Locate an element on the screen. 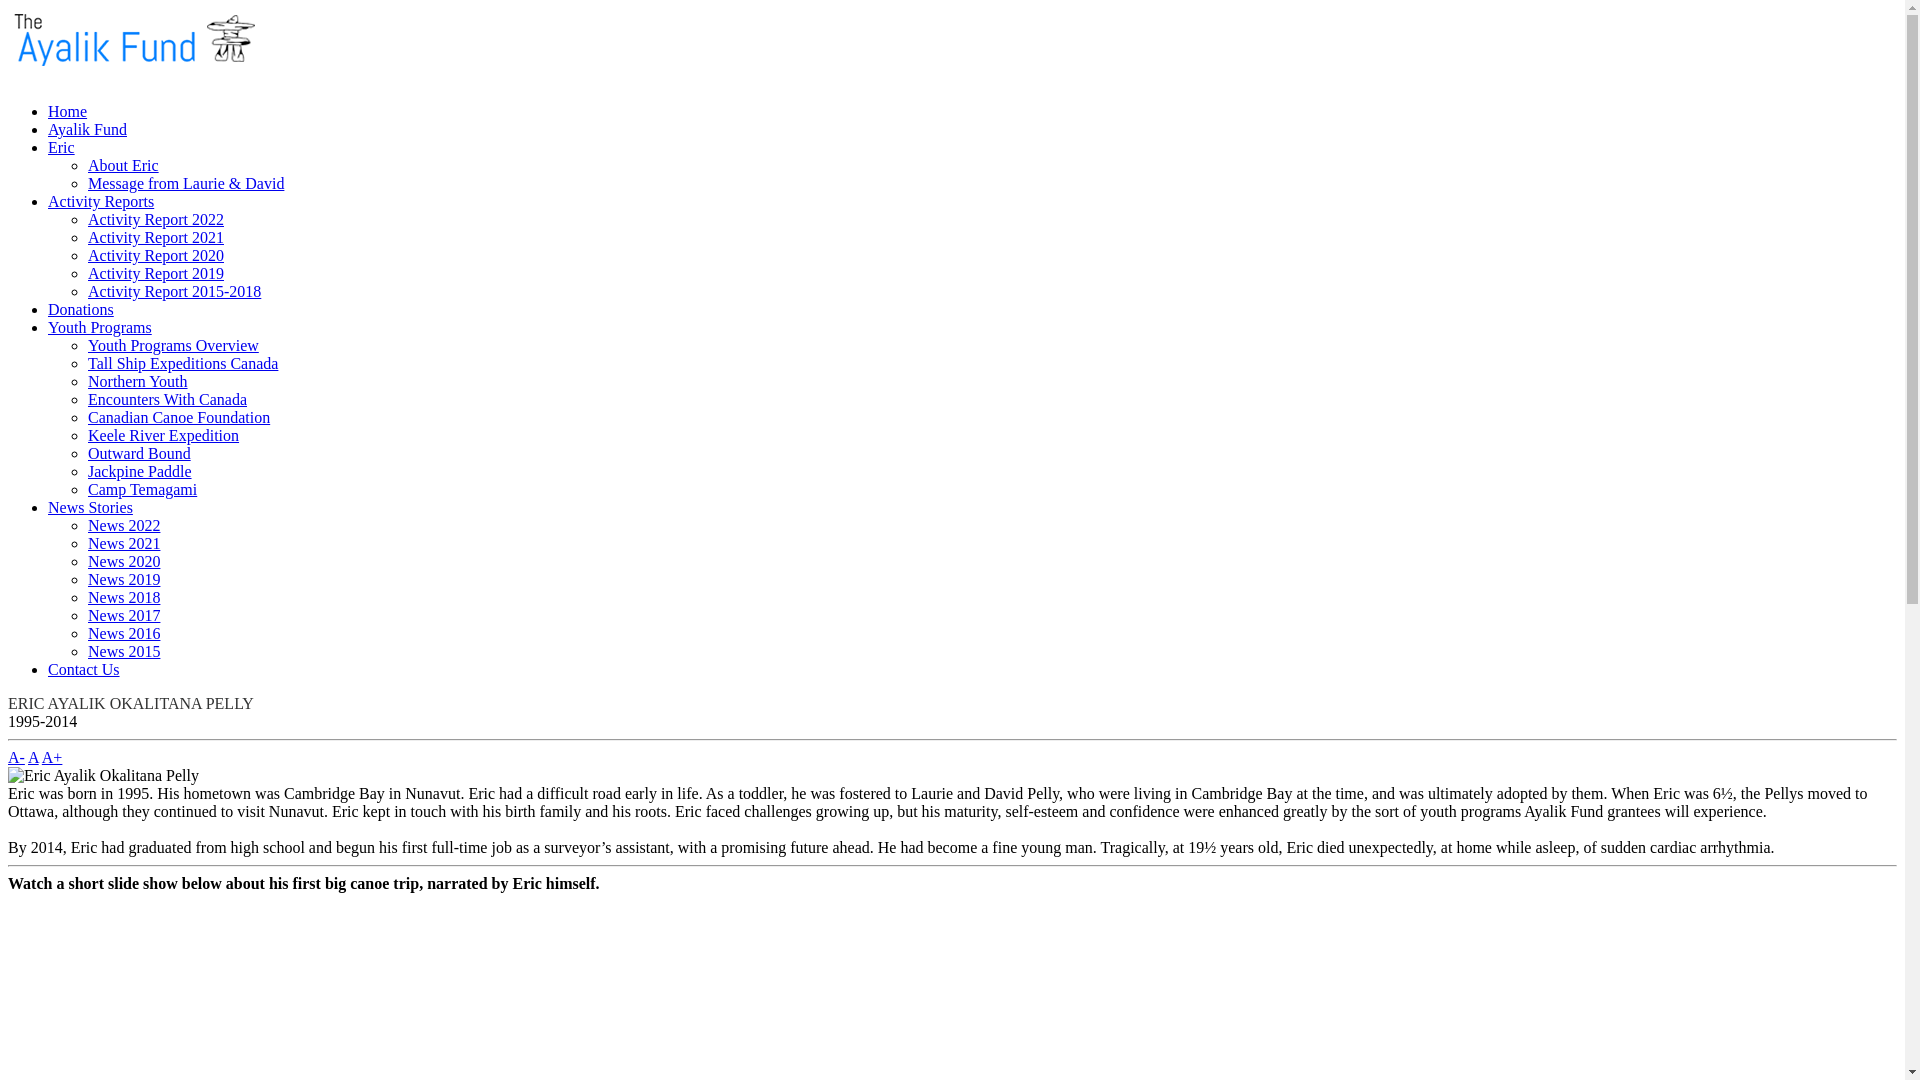 This screenshot has width=1920, height=1080. 'About Eric' is located at coordinates (122, 164).